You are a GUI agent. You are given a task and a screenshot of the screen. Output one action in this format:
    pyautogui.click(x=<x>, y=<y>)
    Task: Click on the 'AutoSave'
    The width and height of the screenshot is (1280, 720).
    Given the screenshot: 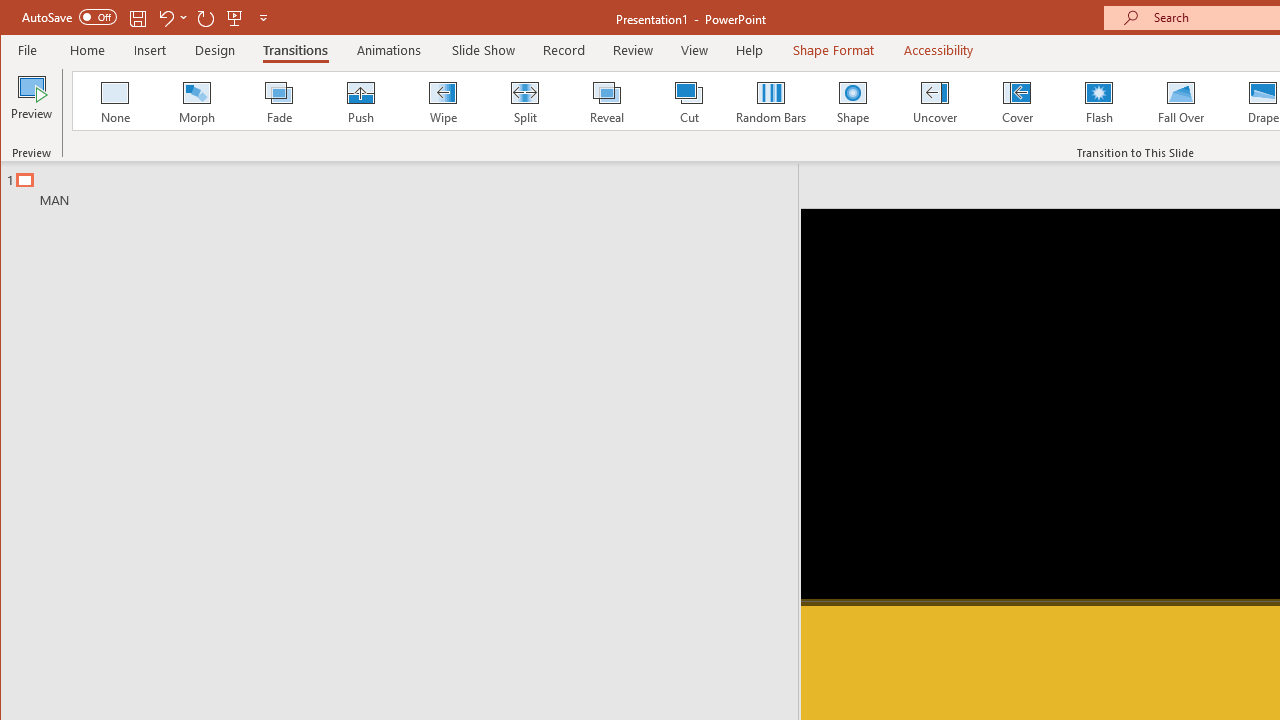 What is the action you would take?
    pyautogui.click(x=69, y=17)
    